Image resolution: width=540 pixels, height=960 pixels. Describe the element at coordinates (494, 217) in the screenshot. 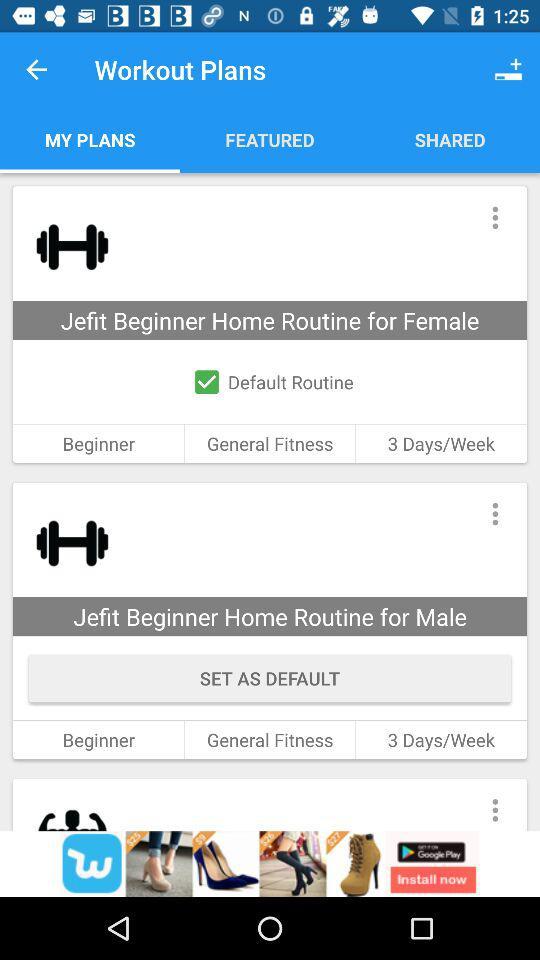

I see `show the dropdown menu` at that location.